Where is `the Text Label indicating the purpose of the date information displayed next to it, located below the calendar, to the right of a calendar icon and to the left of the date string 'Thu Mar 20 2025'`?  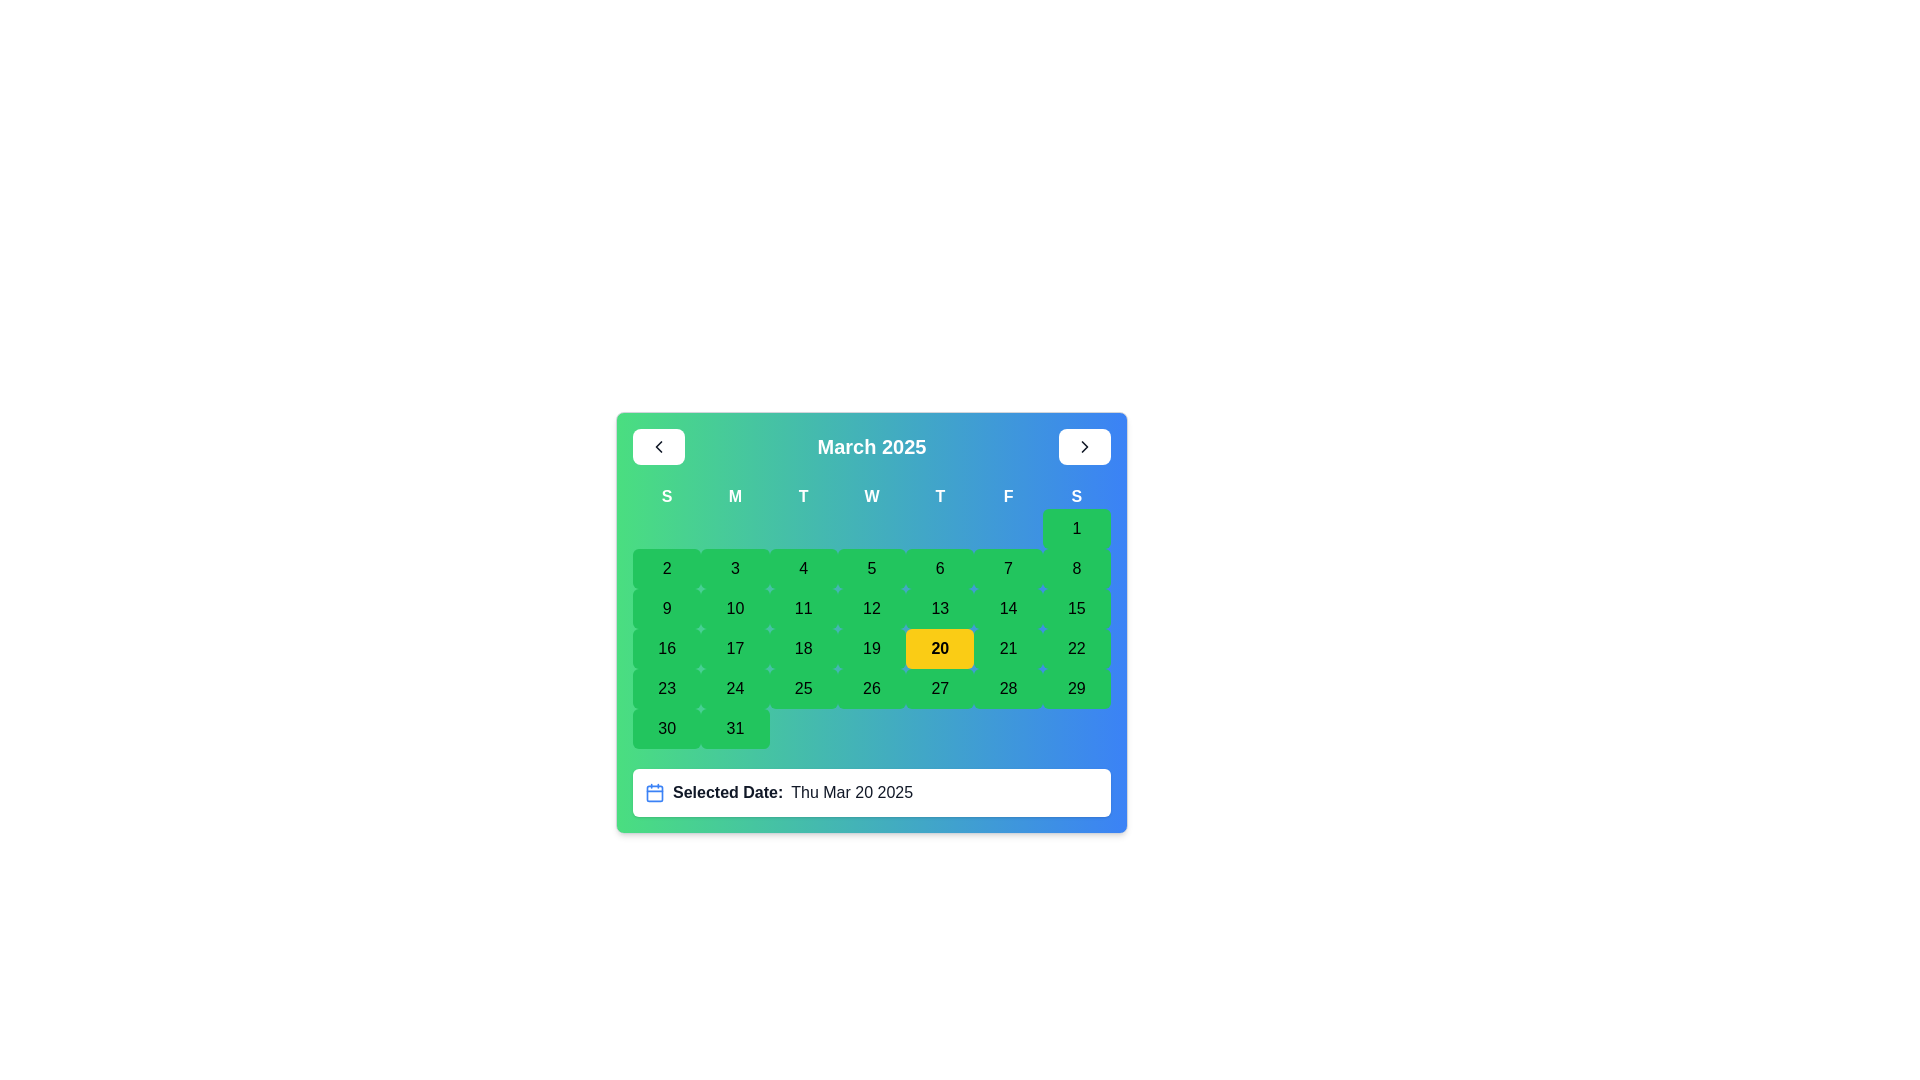
the Text Label indicating the purpose of the date information displayed next to it, located below the calendar, to the right of a calendar icon and to the left of the date string 'Thu Mar 20 2025' is located at coordinates (727, 792).